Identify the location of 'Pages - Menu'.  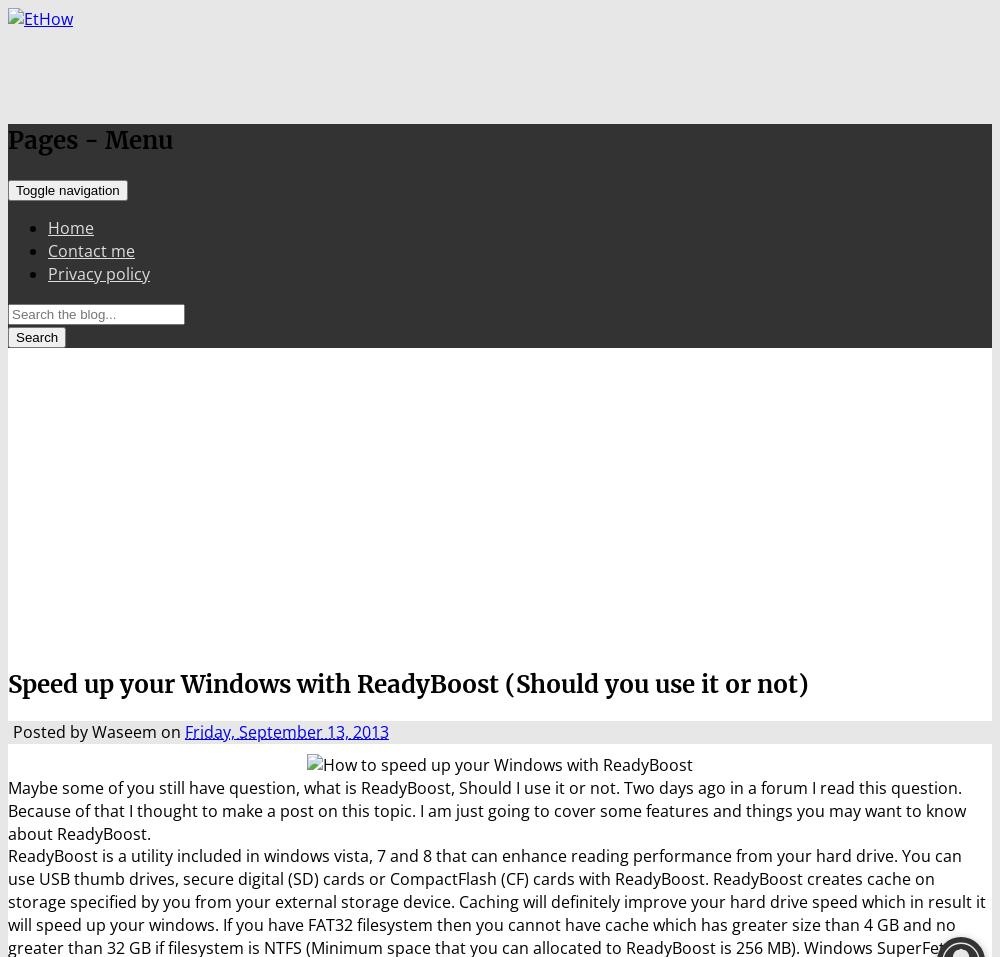
(89, 139).